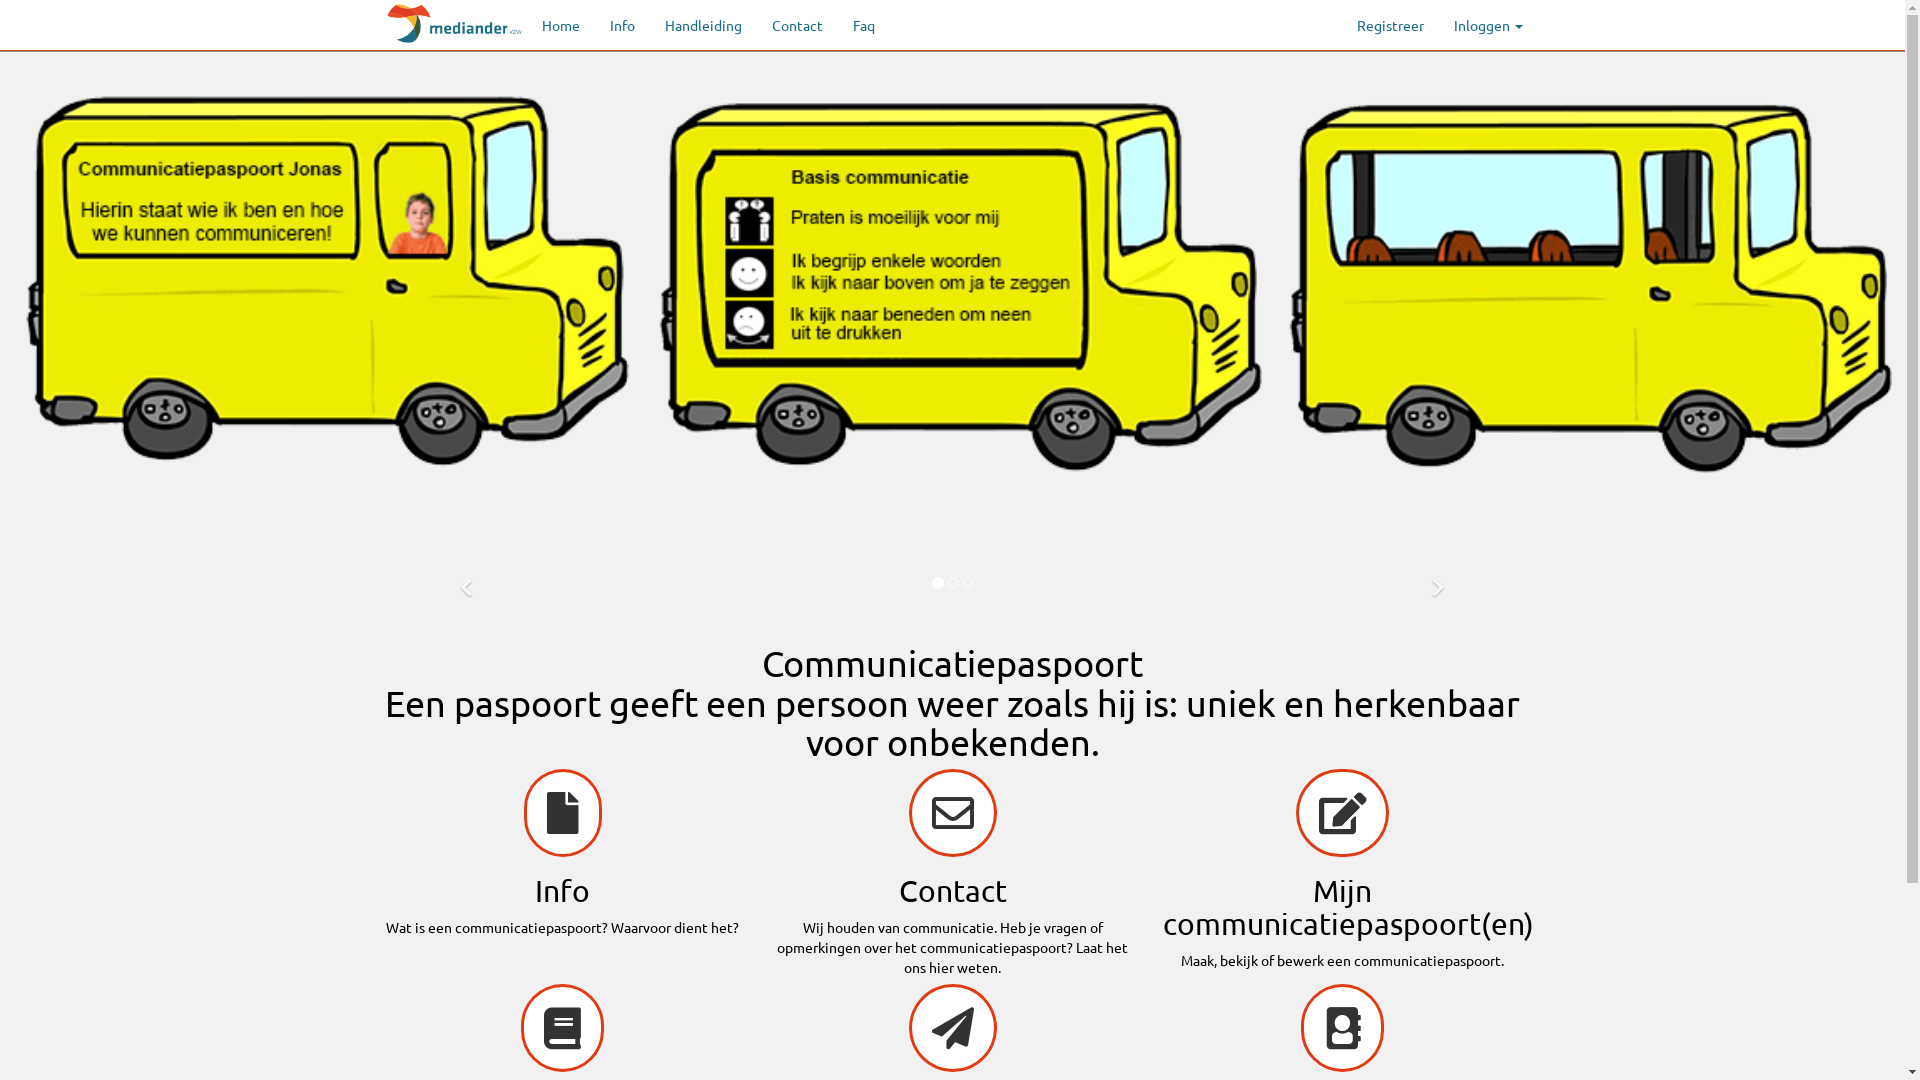  What do you see at coordinates (864, 24) in the screenshot?
I see `'Faq'` at bounding box center [864, 24].